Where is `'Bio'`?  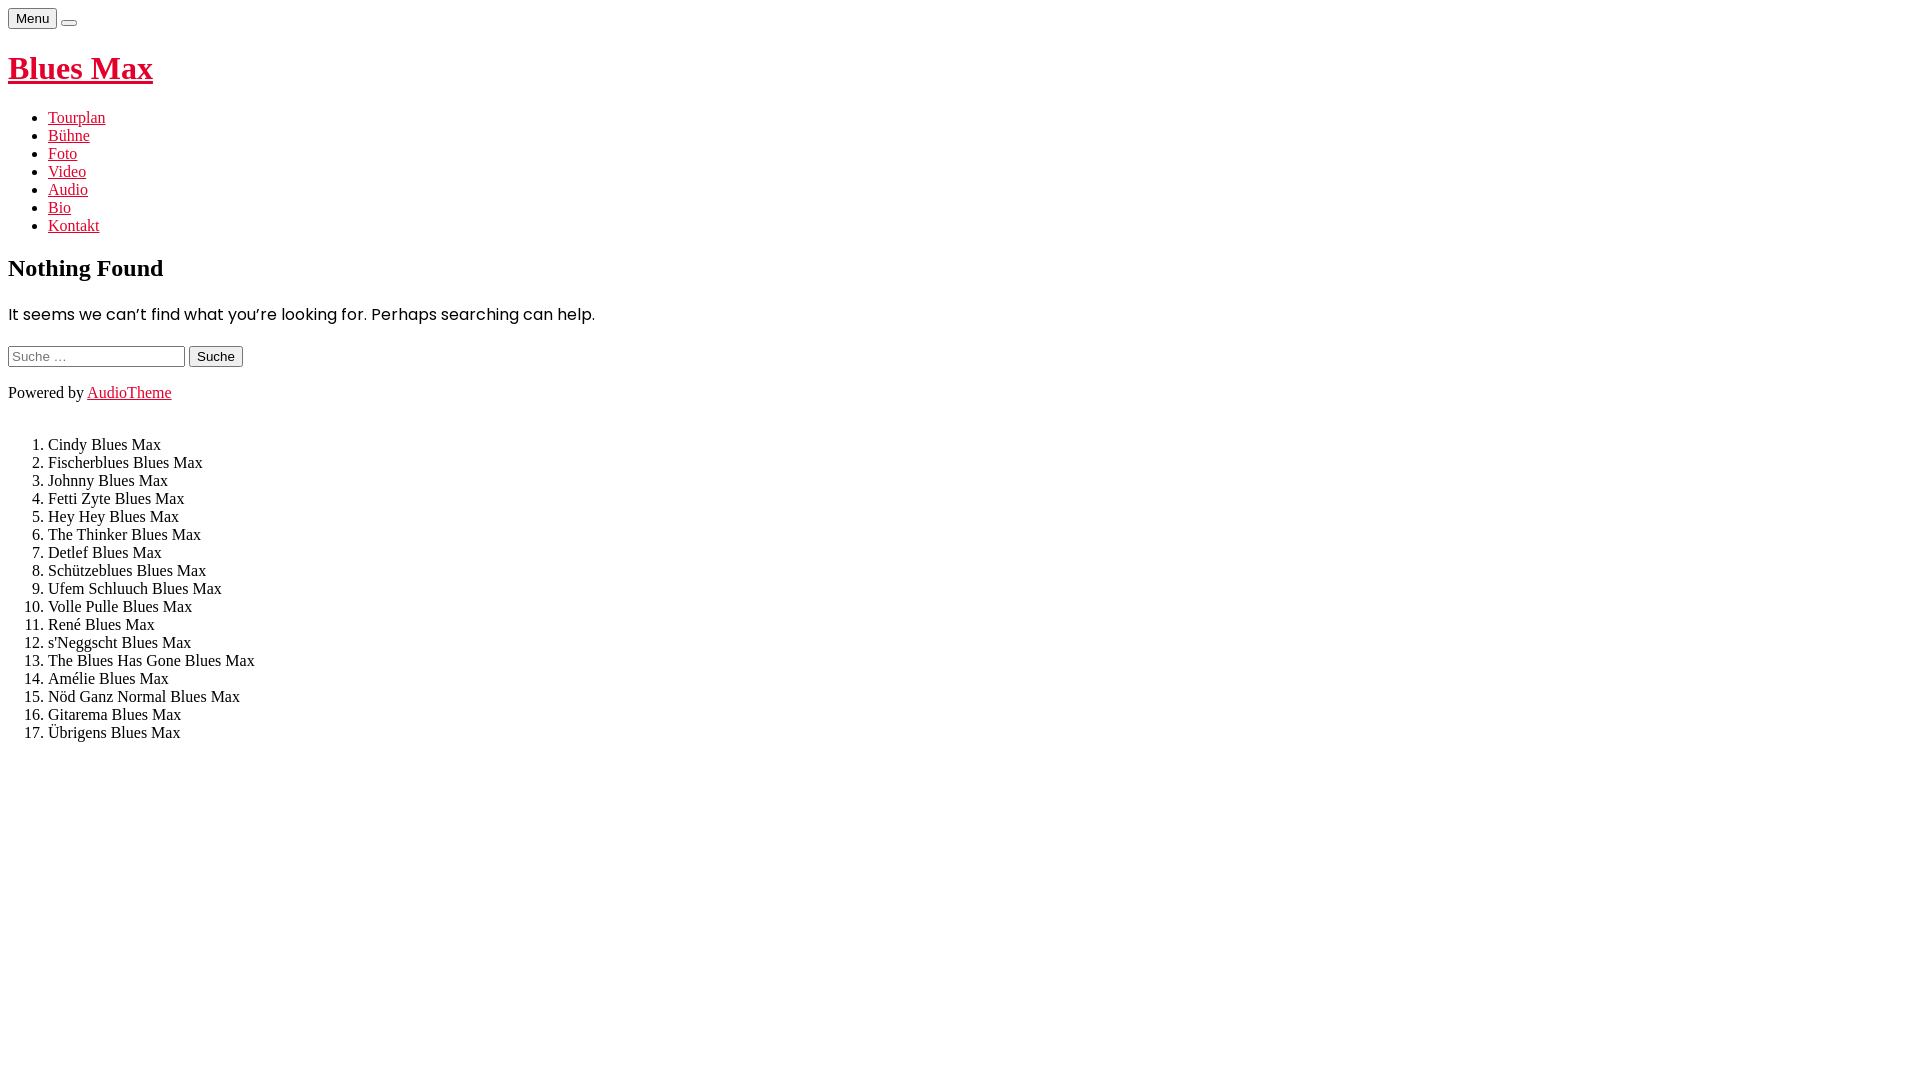
'Bio' is located at coordinates (48, 207).